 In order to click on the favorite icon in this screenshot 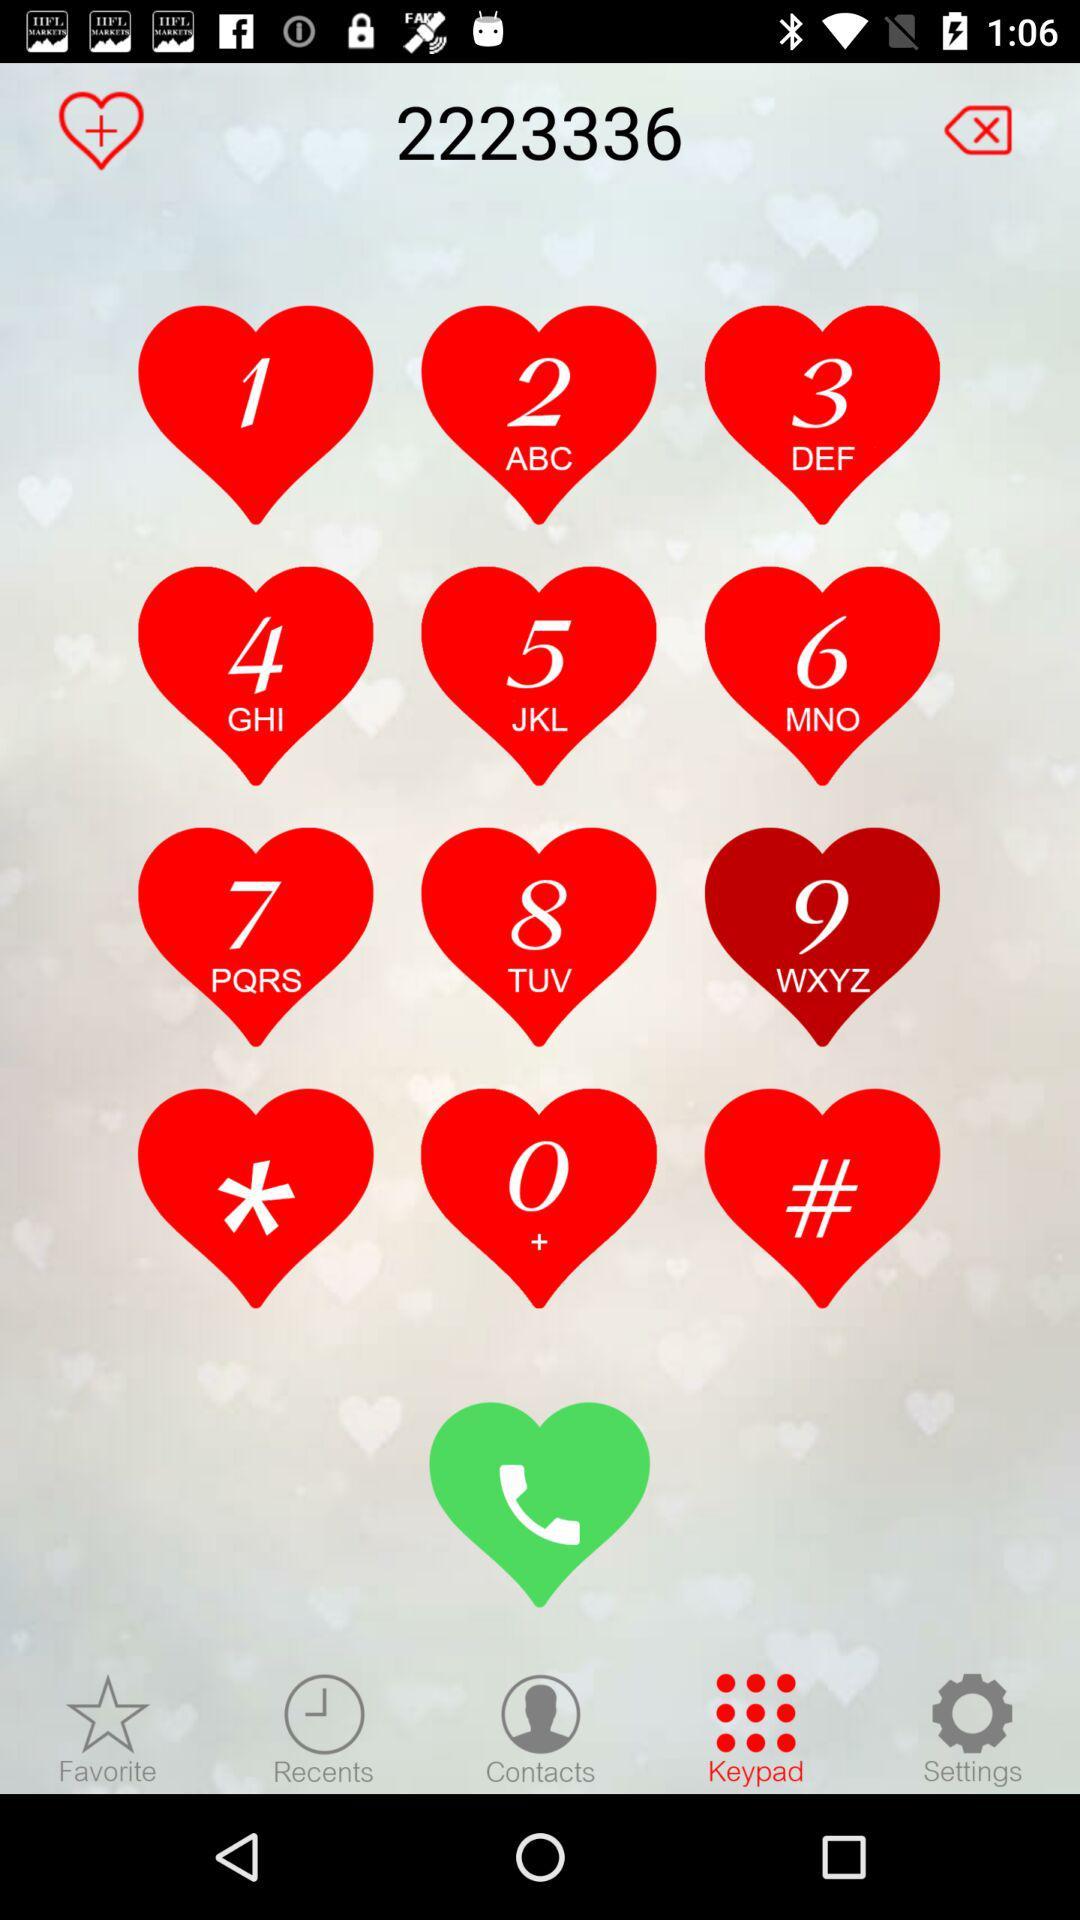, I will do `click(101, 129)`.